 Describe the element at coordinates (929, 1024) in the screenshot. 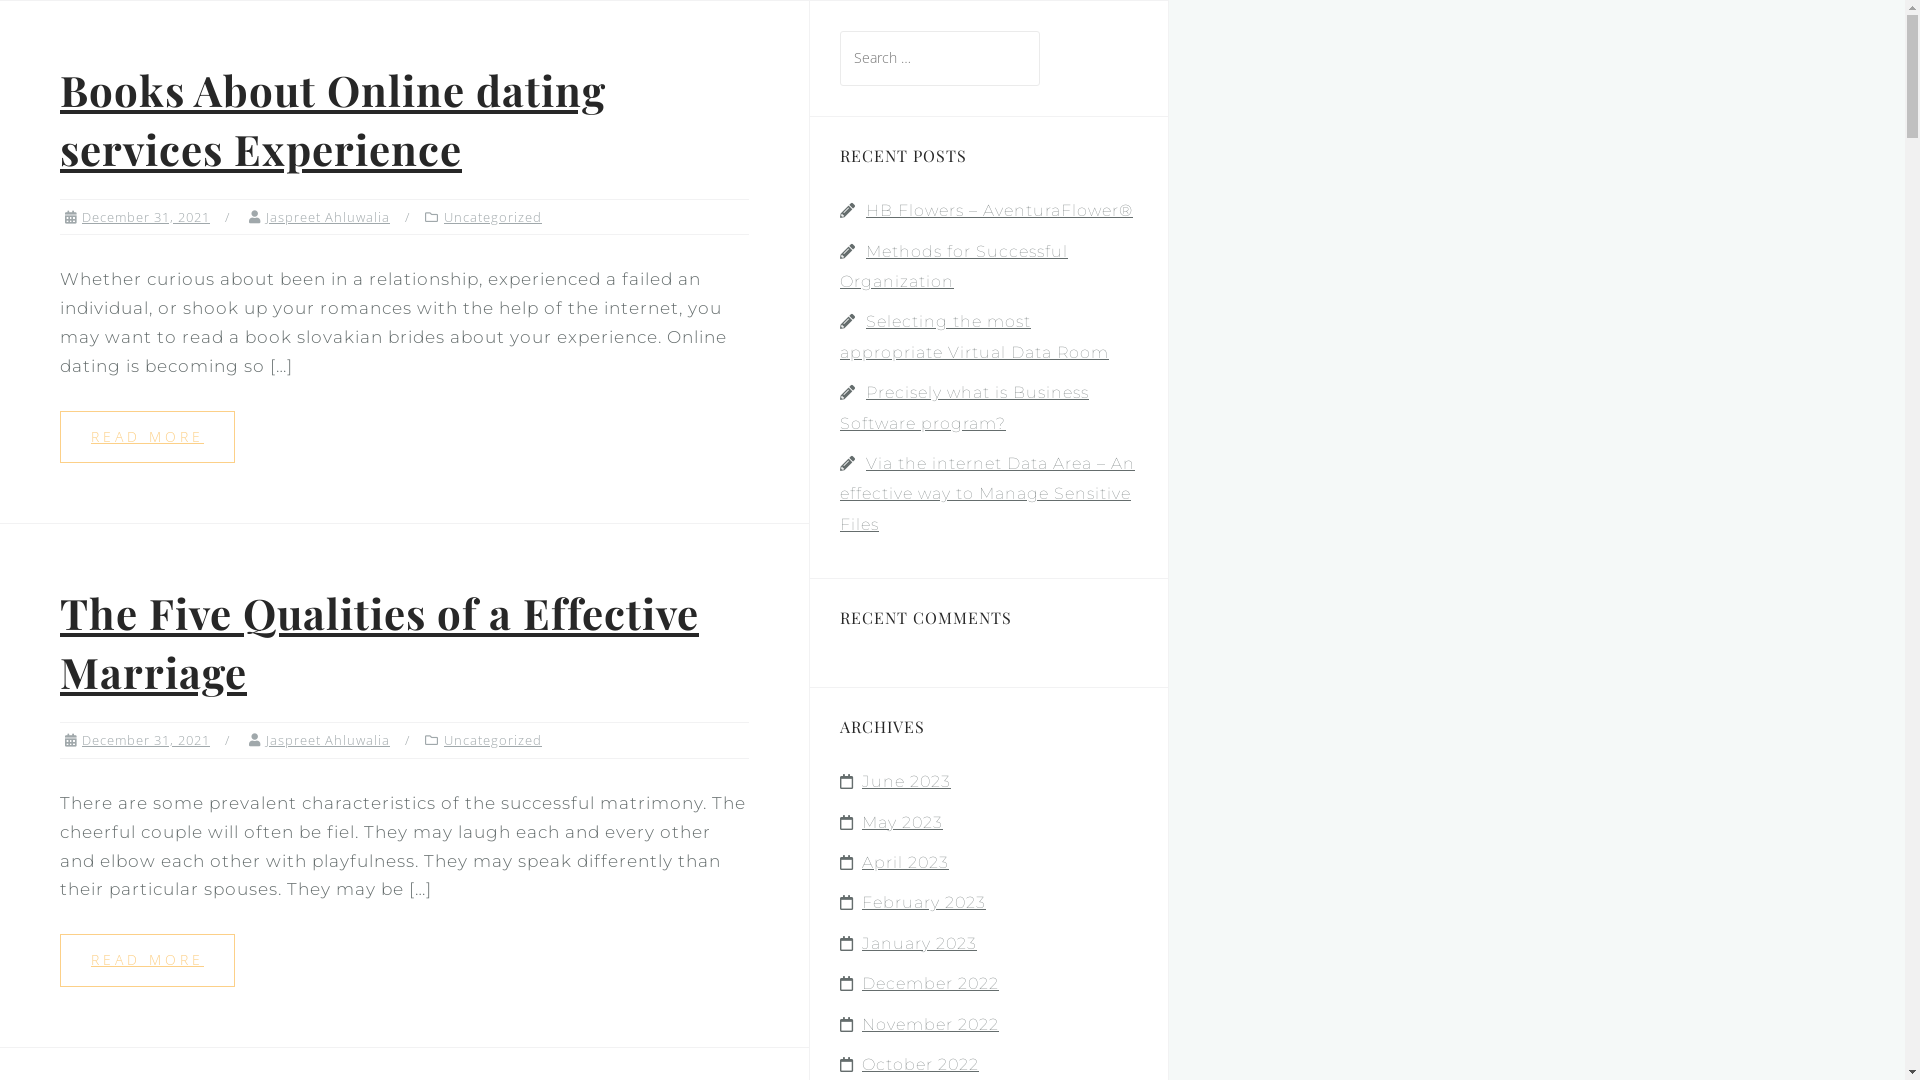

I see `'November 2022'` at that location.